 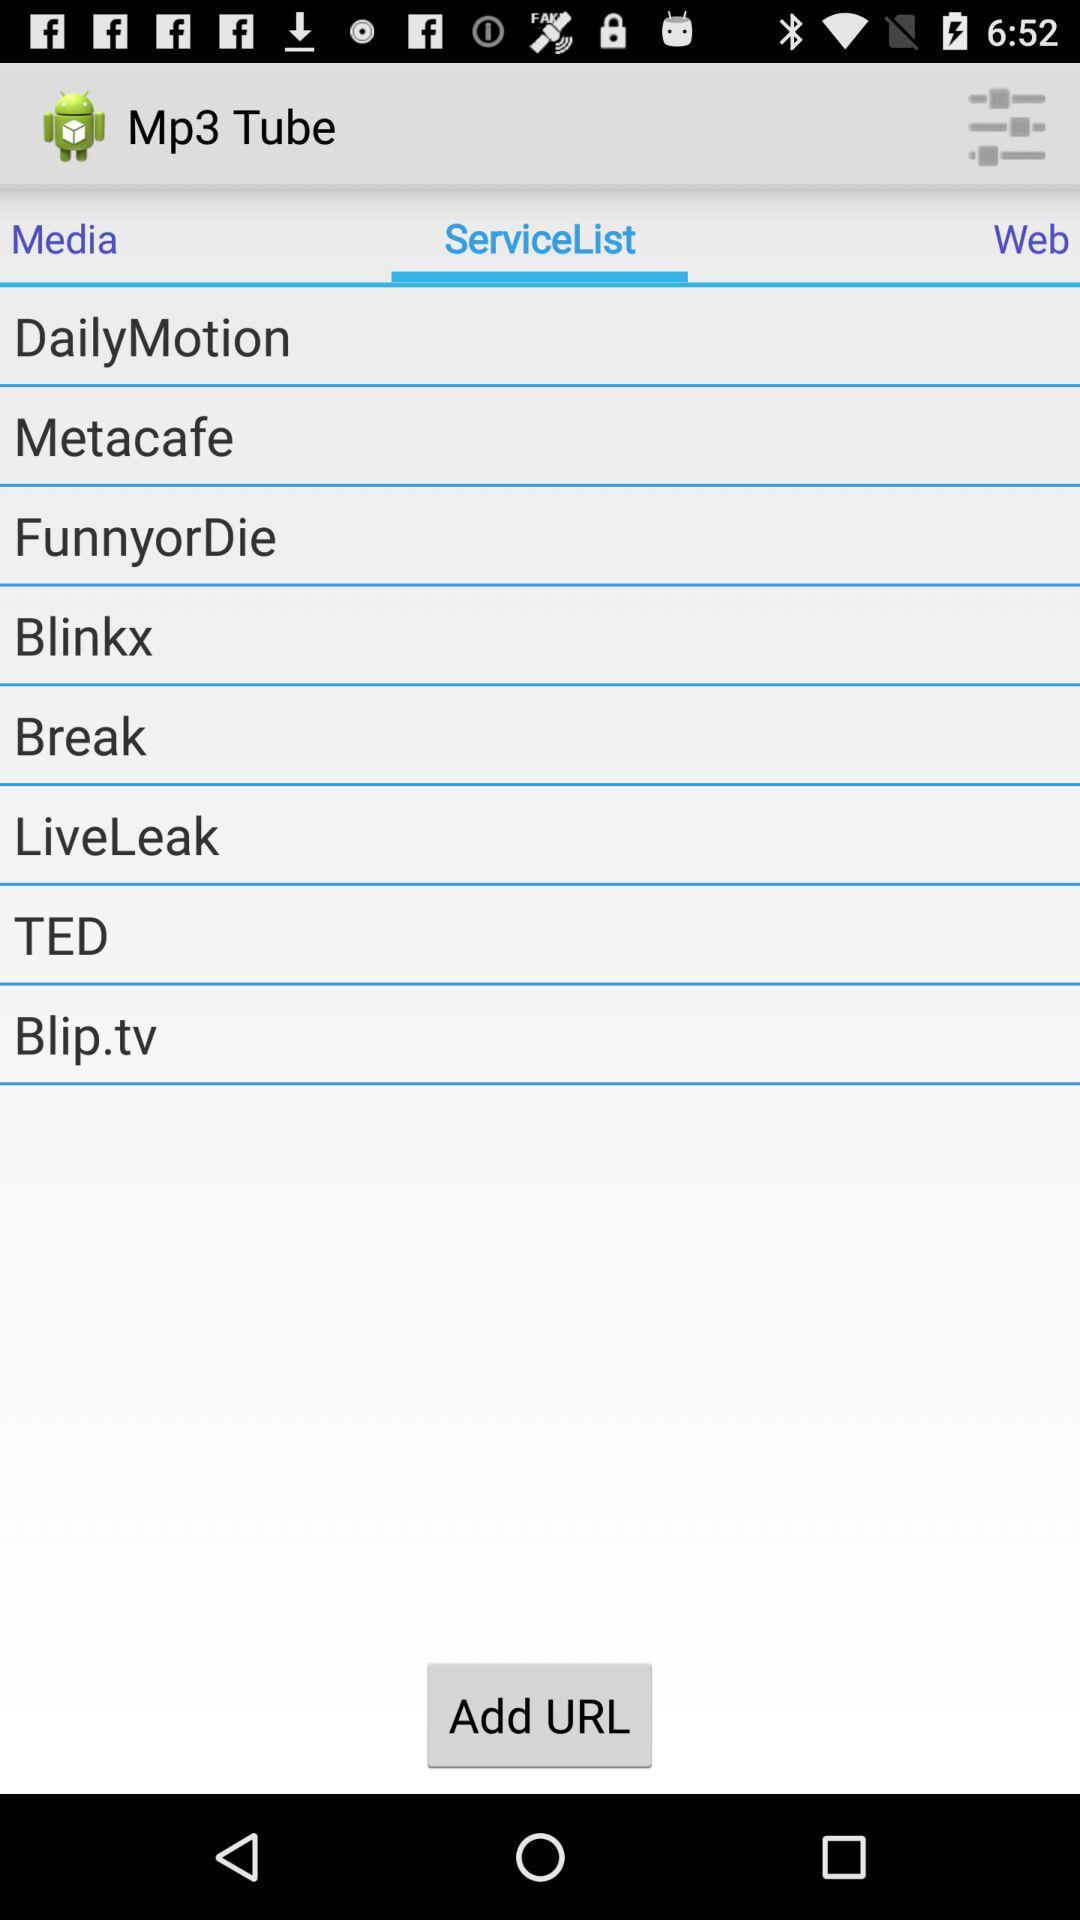 I want to click on the icon to the right of the mp3 tube item, so click(x=1006, y=124).